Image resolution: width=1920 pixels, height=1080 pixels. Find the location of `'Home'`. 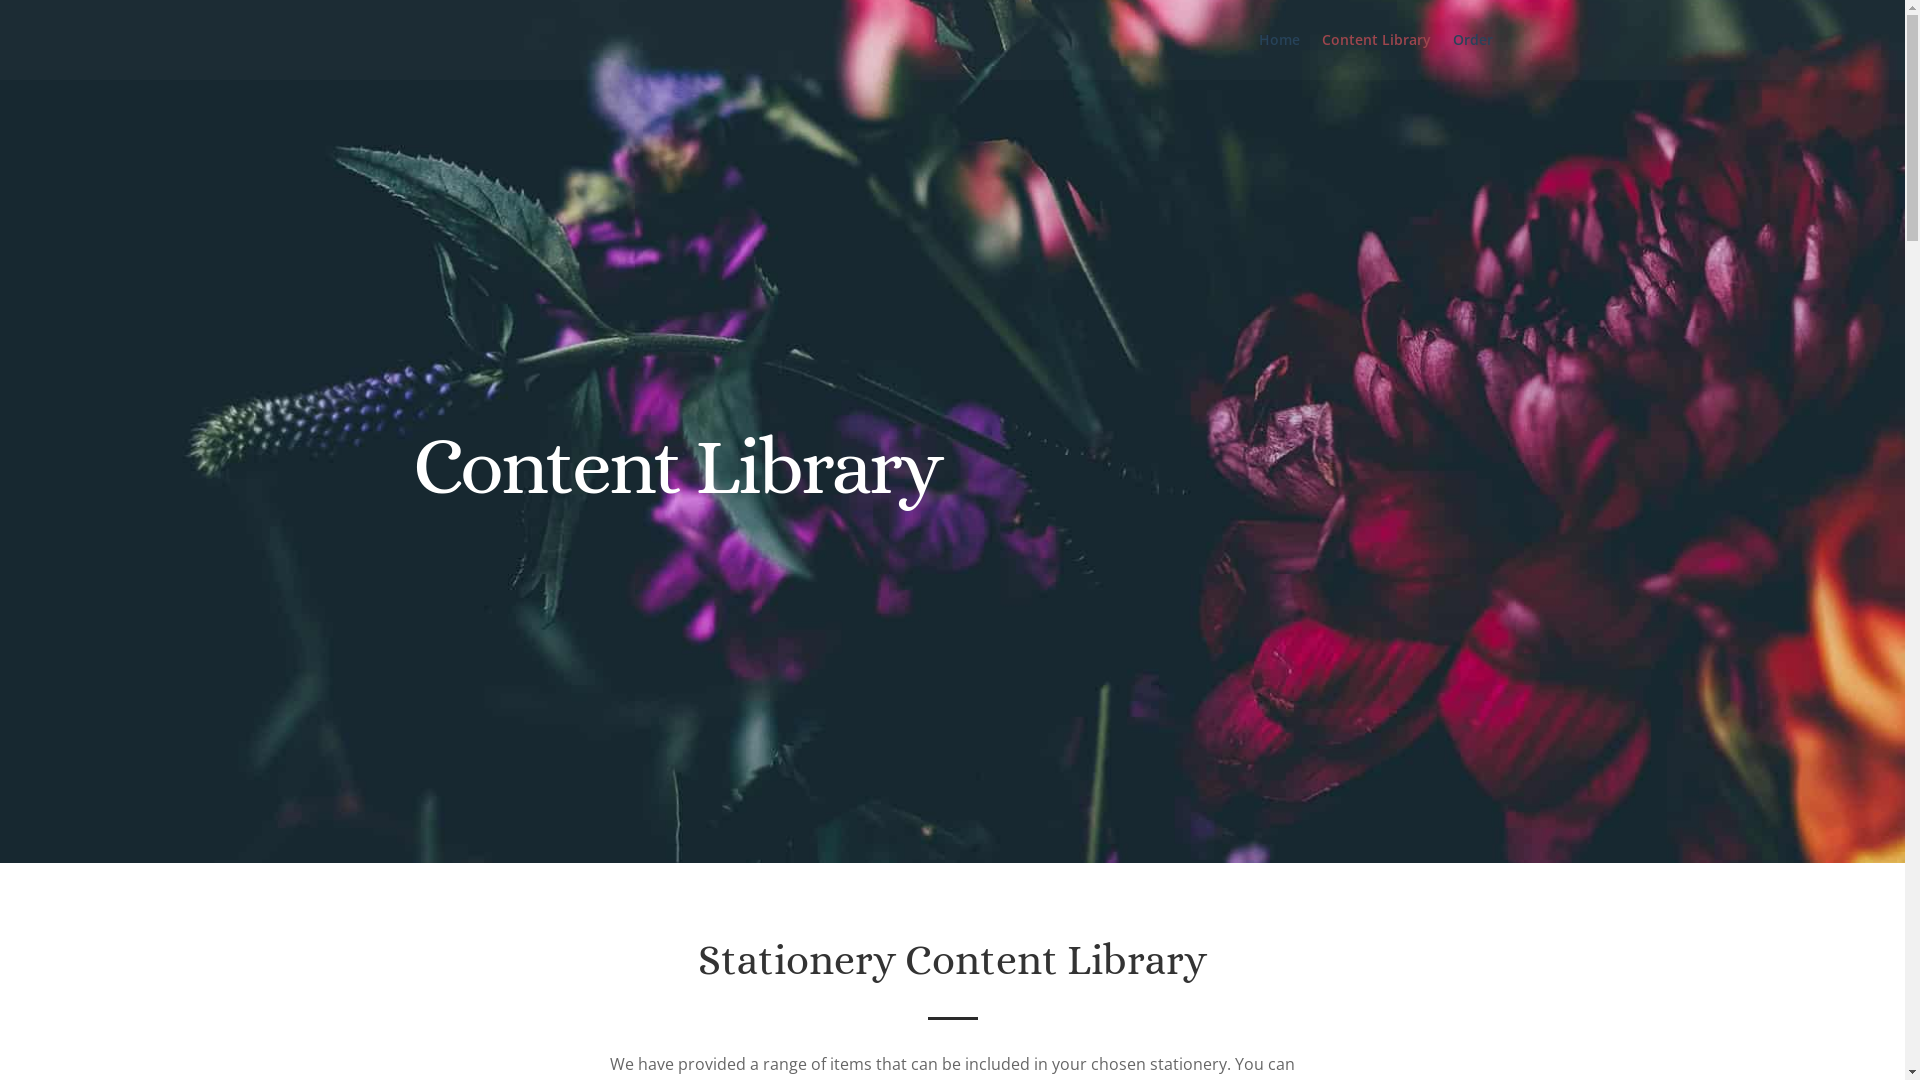

'Home' is located at coordinates (1256, 55).